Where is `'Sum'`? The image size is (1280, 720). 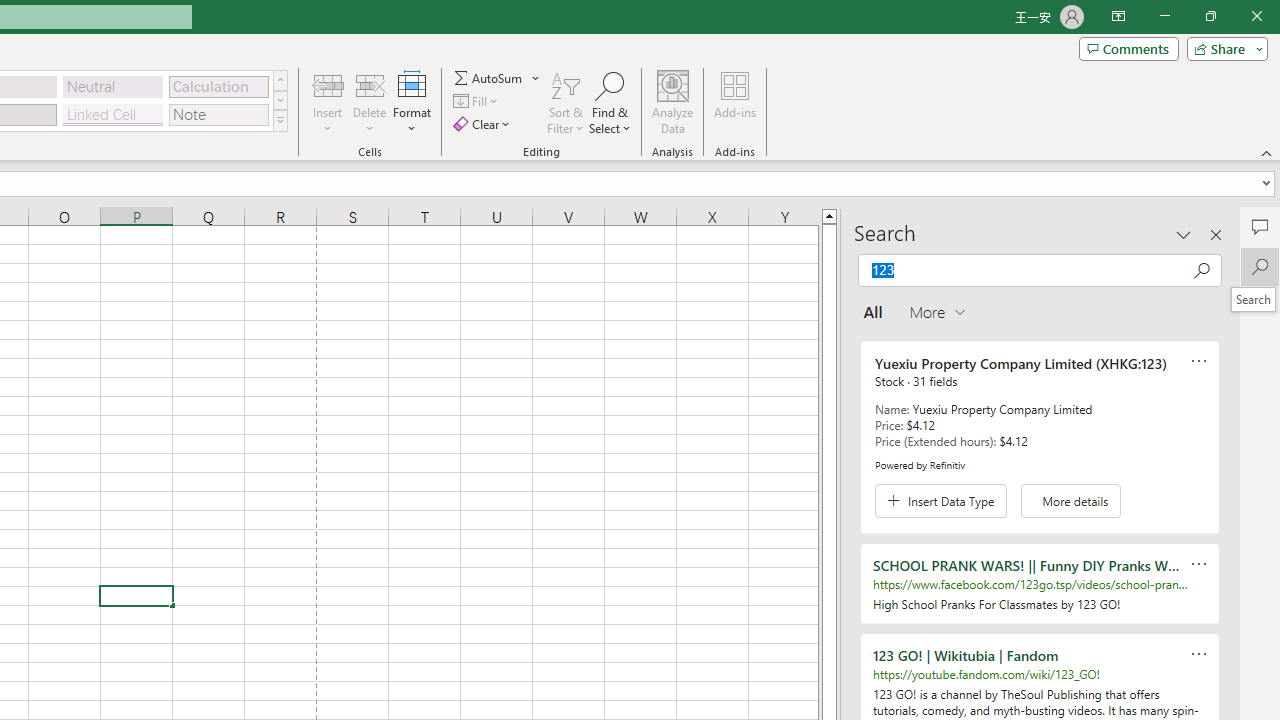
'Sum' is located at coordinates (489, 77).